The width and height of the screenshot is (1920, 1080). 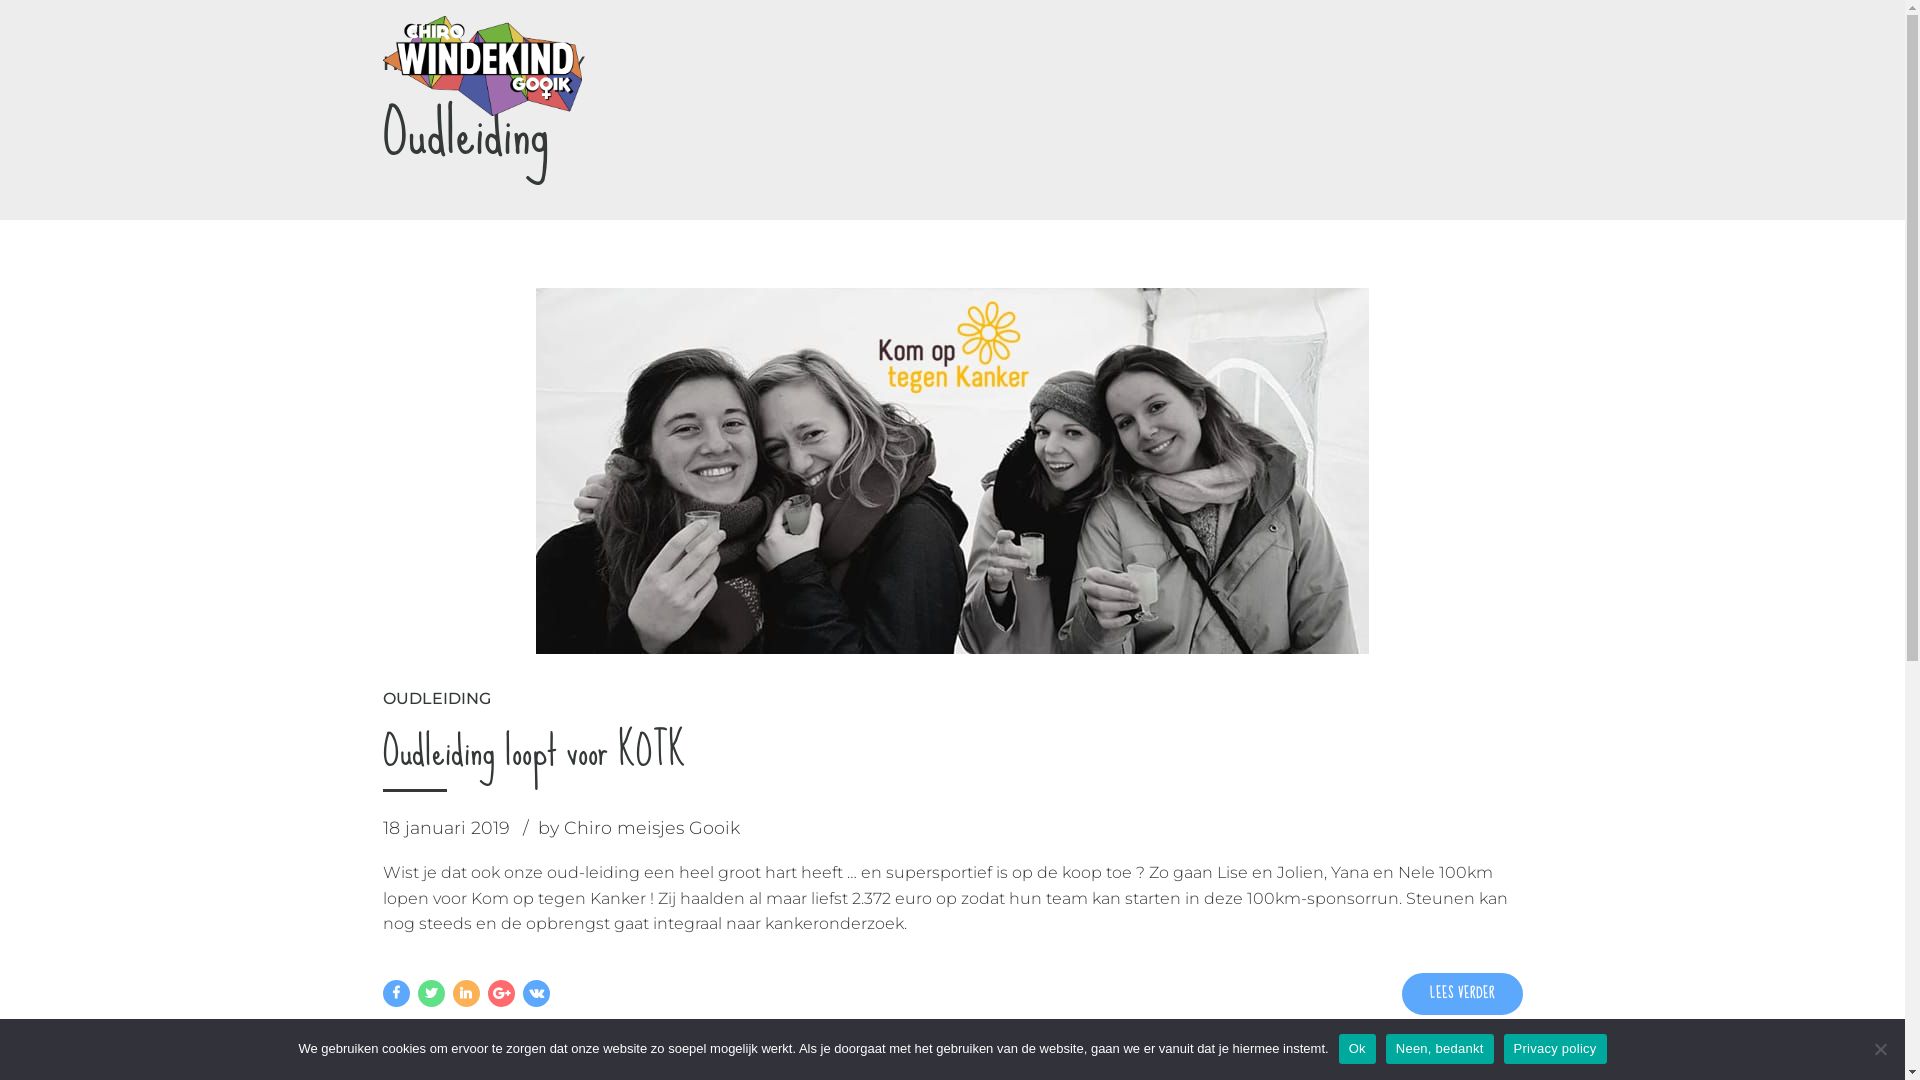 What do you see at coordinates (435, 697) in the screenshot?
I see `'OUDLEIDING'` at bounding box center [435, 697].